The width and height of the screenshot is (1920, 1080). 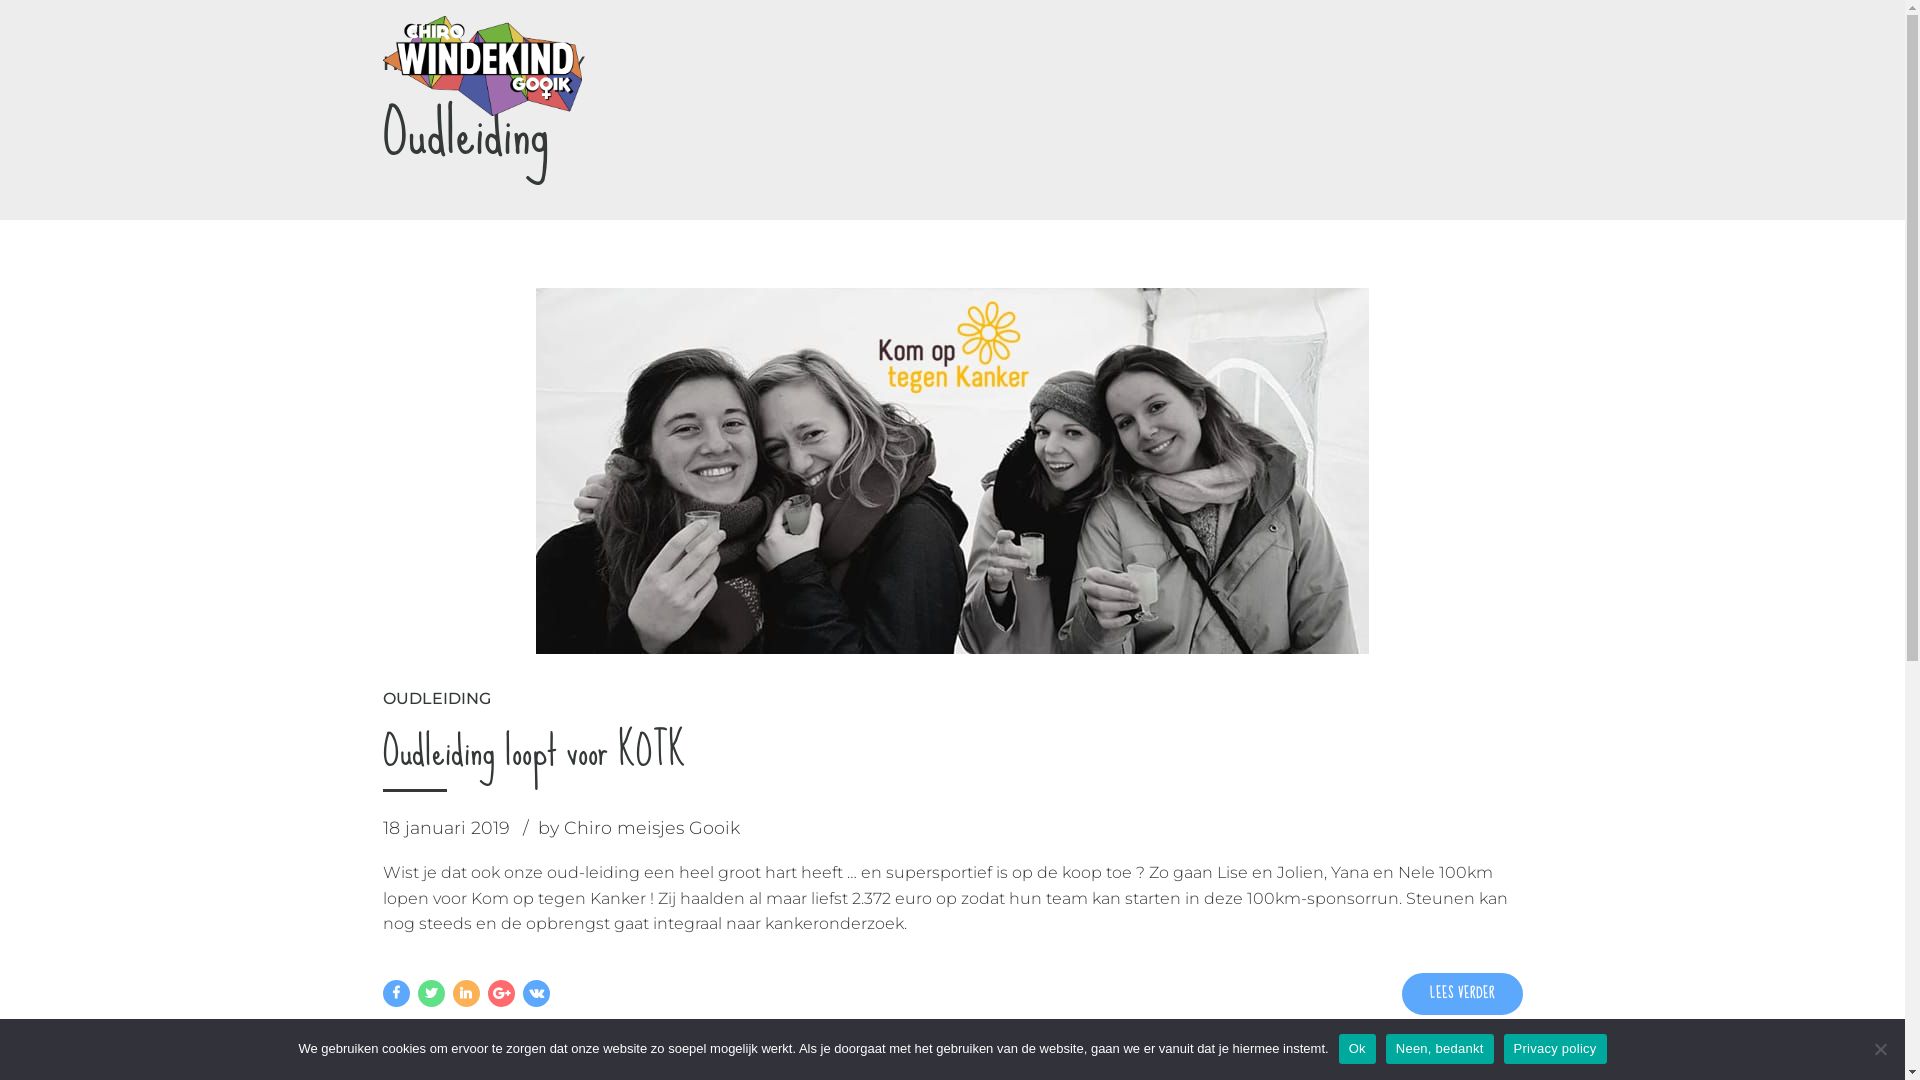 What do you see at coordinates (435, 697) in the screenshot?
I see `'OUDLEIDING'` at bounding box center [435, 697].